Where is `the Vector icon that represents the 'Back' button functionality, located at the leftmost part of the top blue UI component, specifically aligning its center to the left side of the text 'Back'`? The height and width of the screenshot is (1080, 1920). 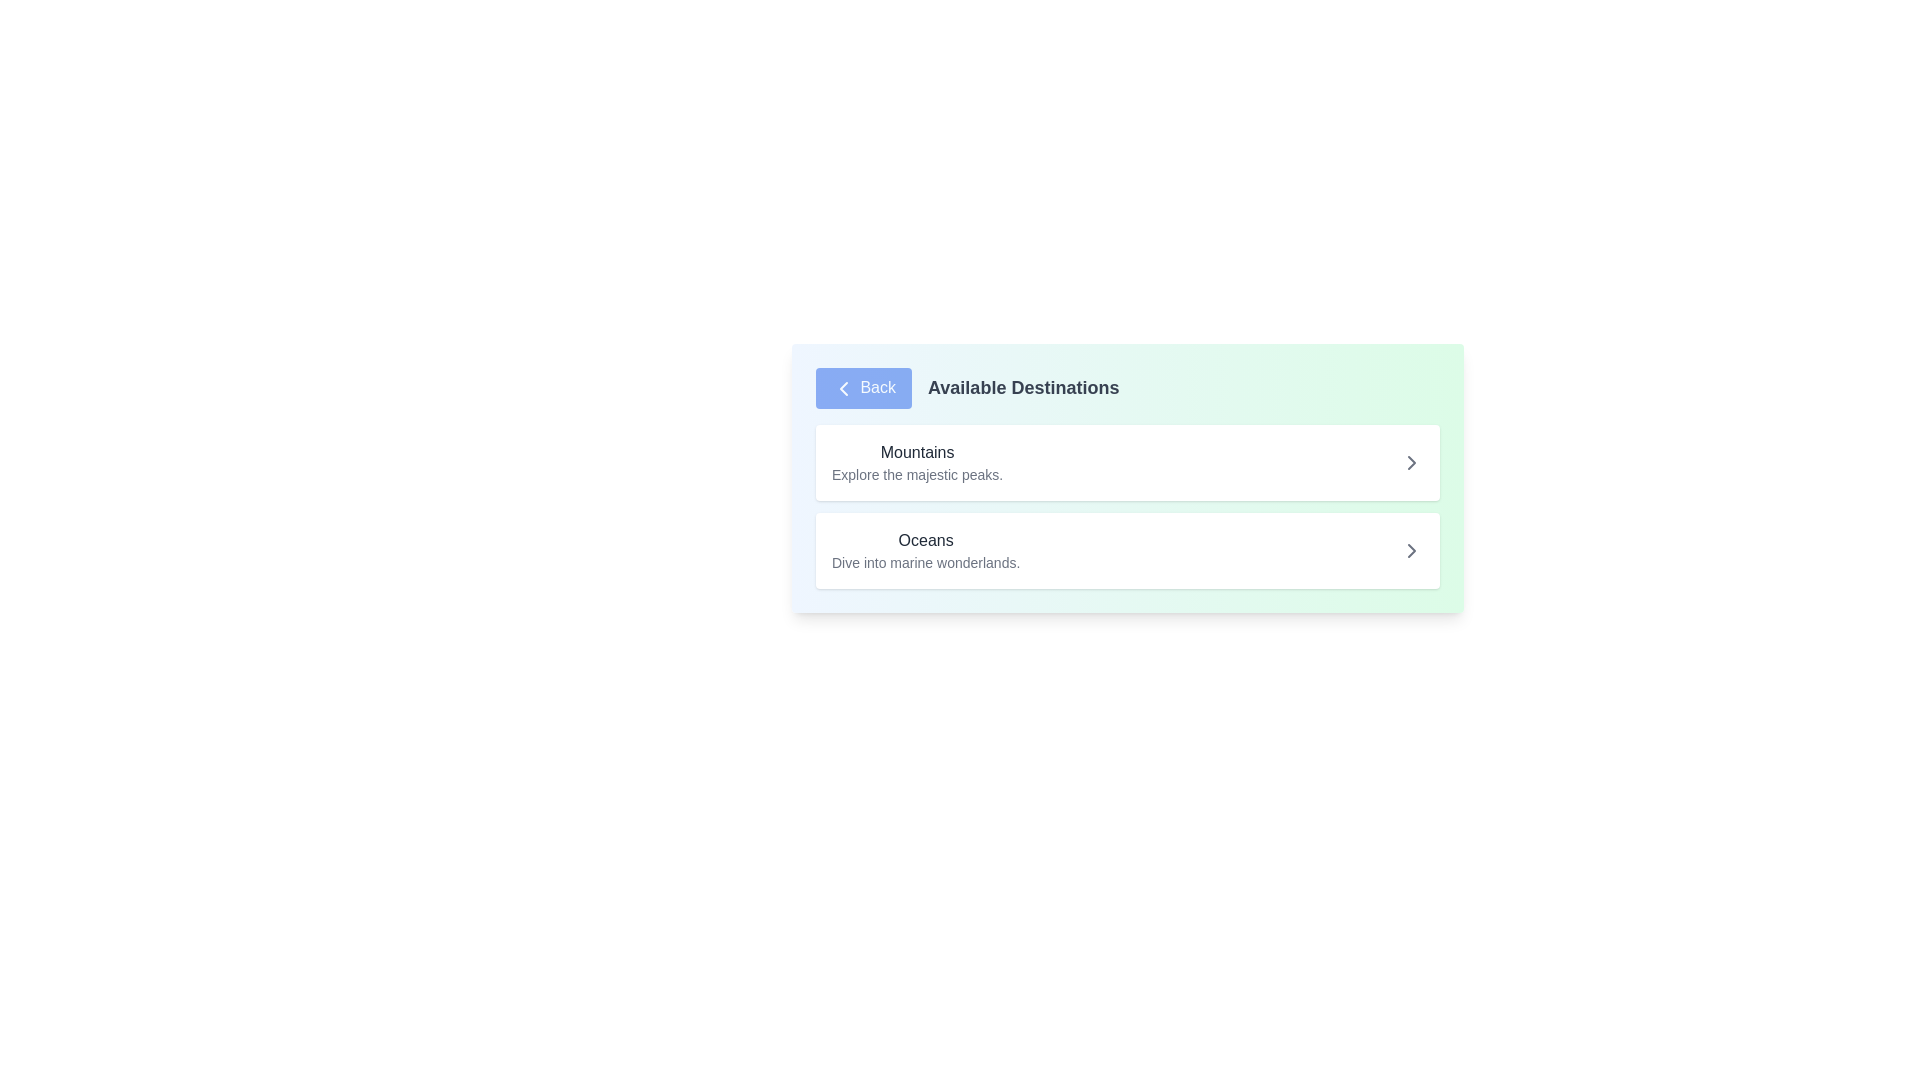
the Vector icon that represents the 'Back' button functionality, located at the leftmost part of the top blue UI component, specifically aligning its center to the left side of the text 'Back' is located at coordinates (844, 388).